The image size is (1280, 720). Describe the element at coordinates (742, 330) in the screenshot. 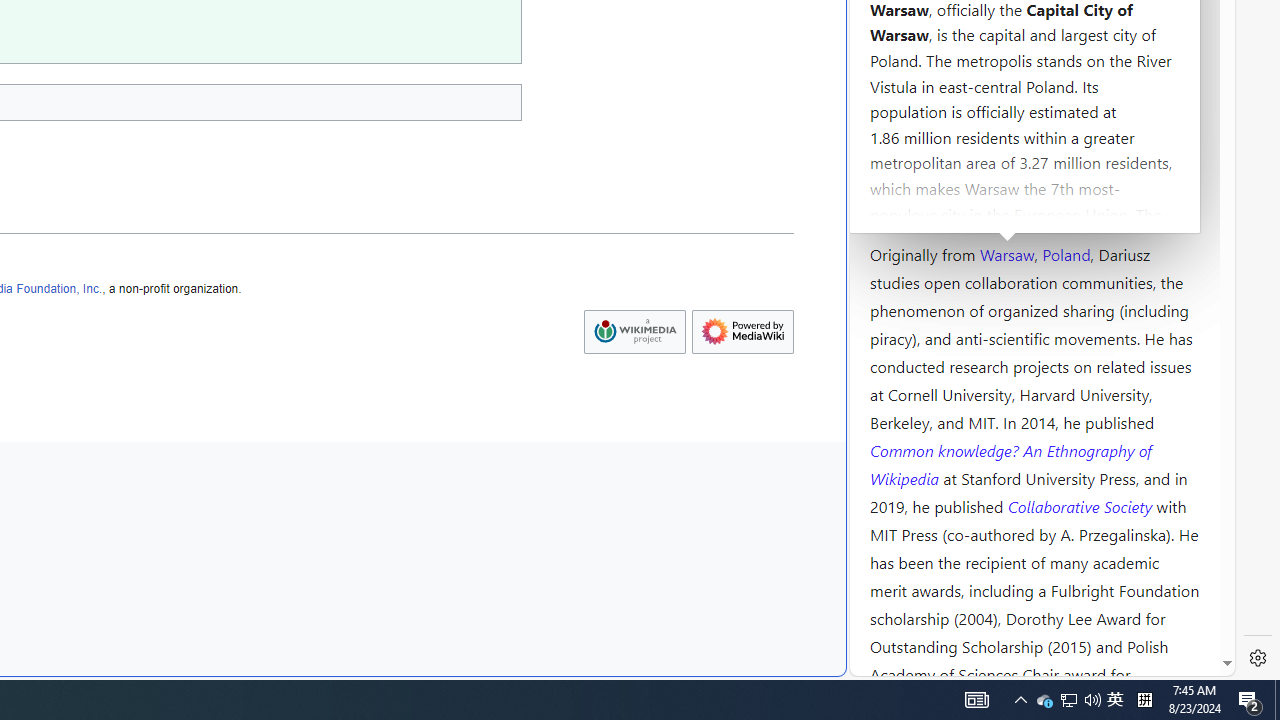

I see `'AutomationID: footer-poweredbyico'` at that location.